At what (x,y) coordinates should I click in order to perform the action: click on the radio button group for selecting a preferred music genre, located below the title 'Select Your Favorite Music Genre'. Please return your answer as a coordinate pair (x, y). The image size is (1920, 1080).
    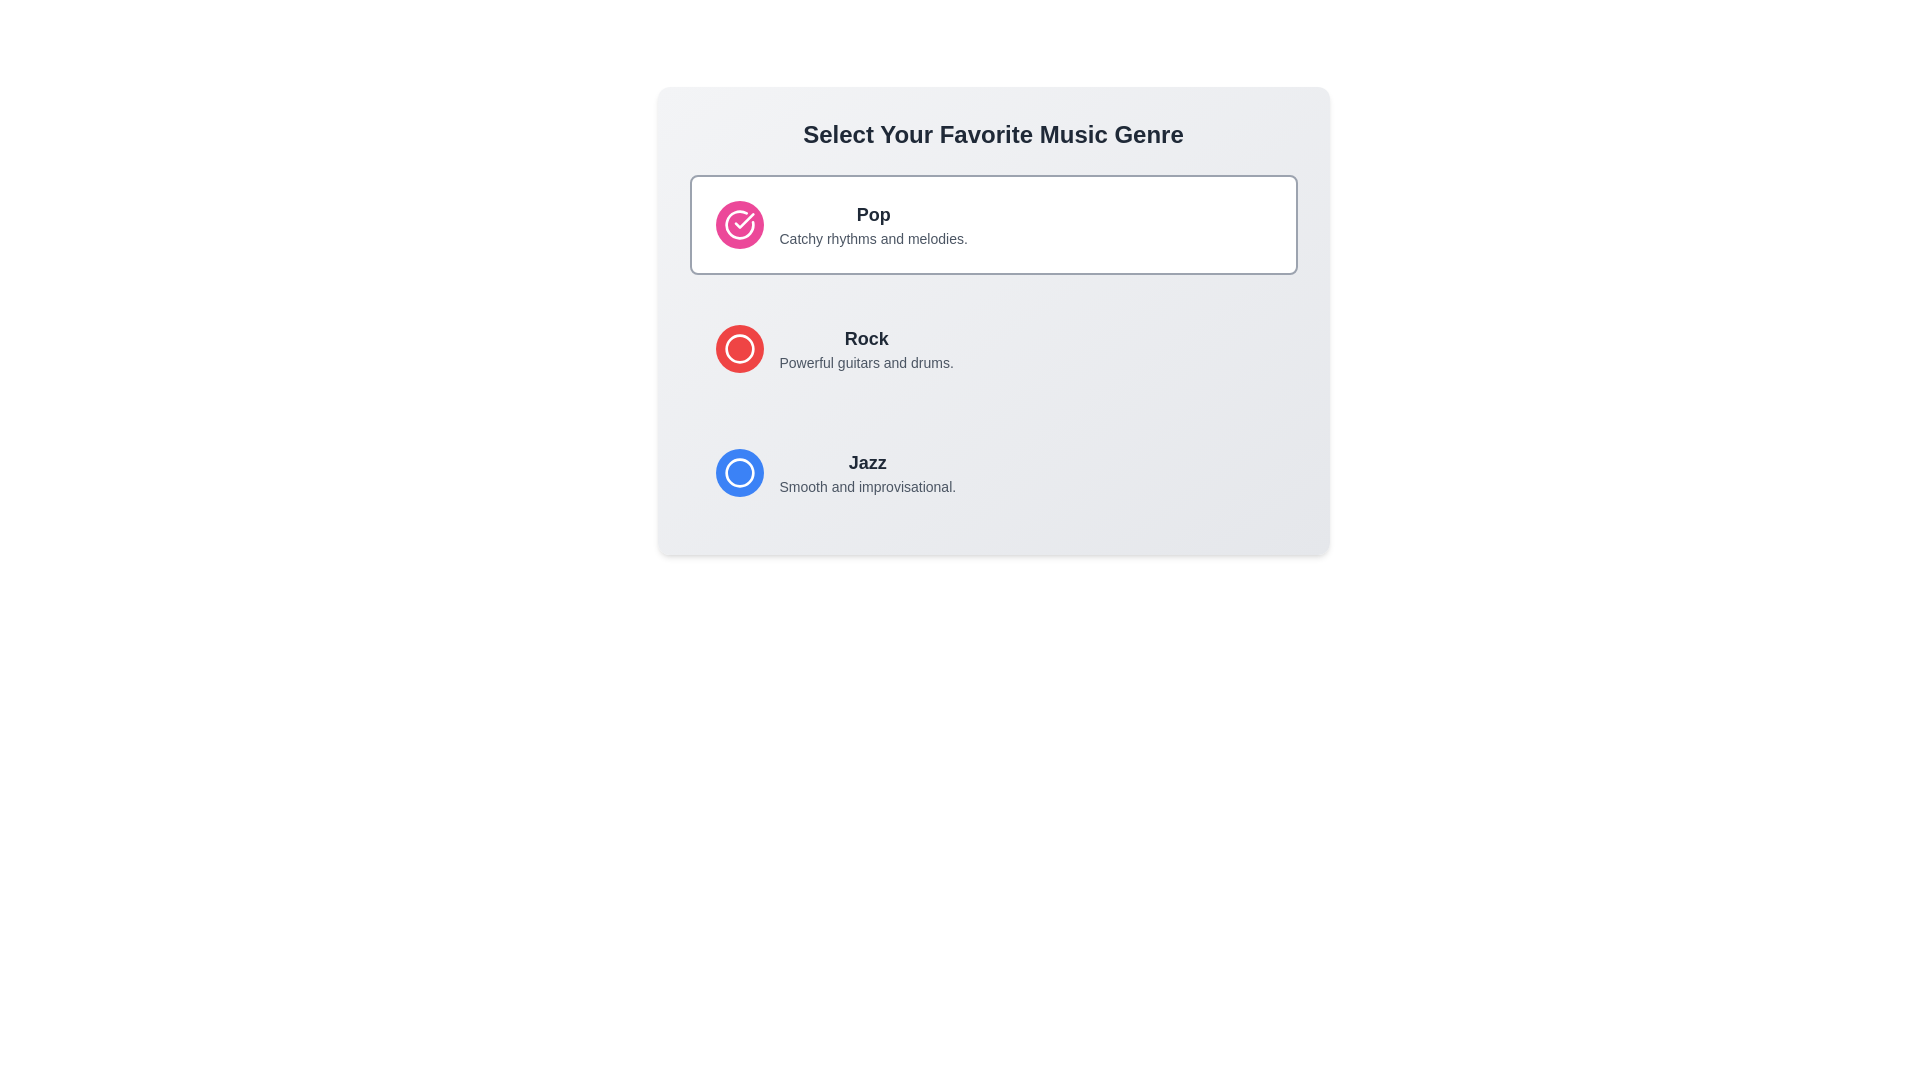
    Looking at the image, I should click on (993, 347).